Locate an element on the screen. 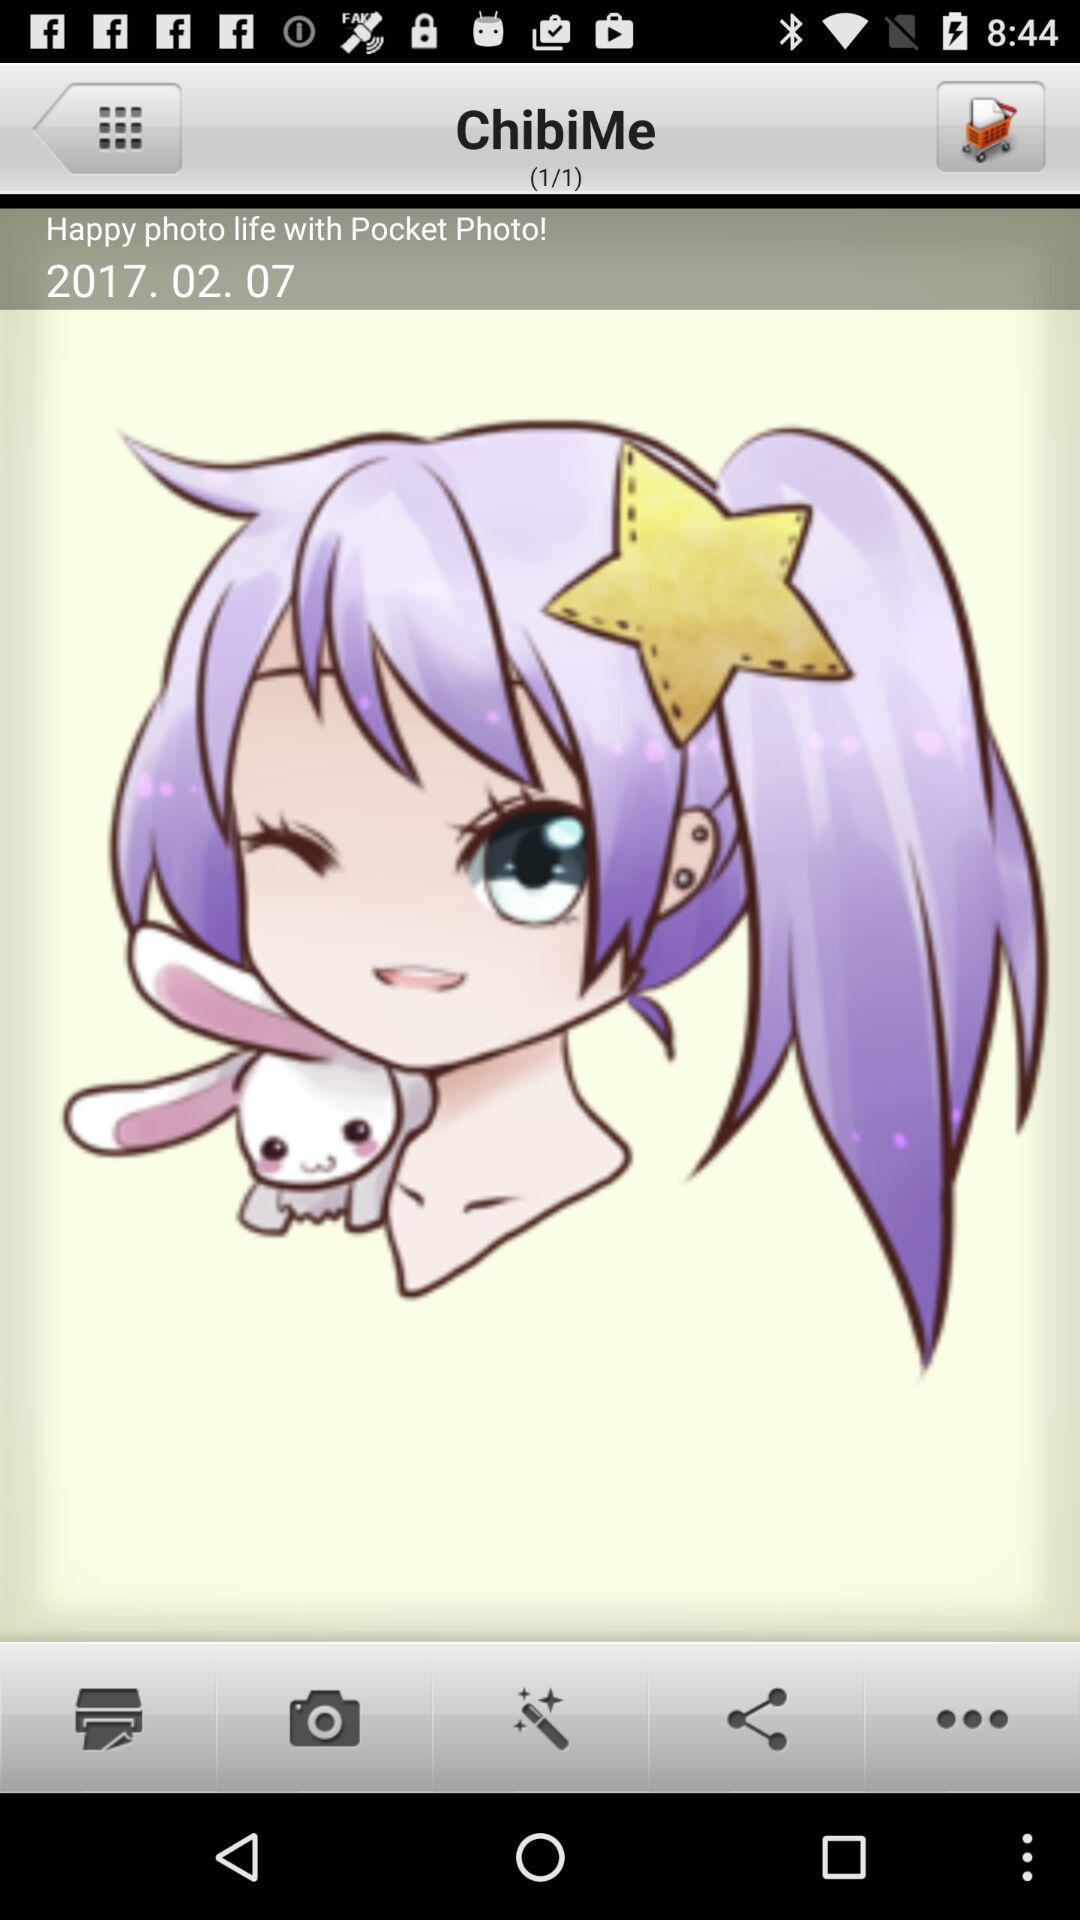  to cart is located at coordinates (988, 126).